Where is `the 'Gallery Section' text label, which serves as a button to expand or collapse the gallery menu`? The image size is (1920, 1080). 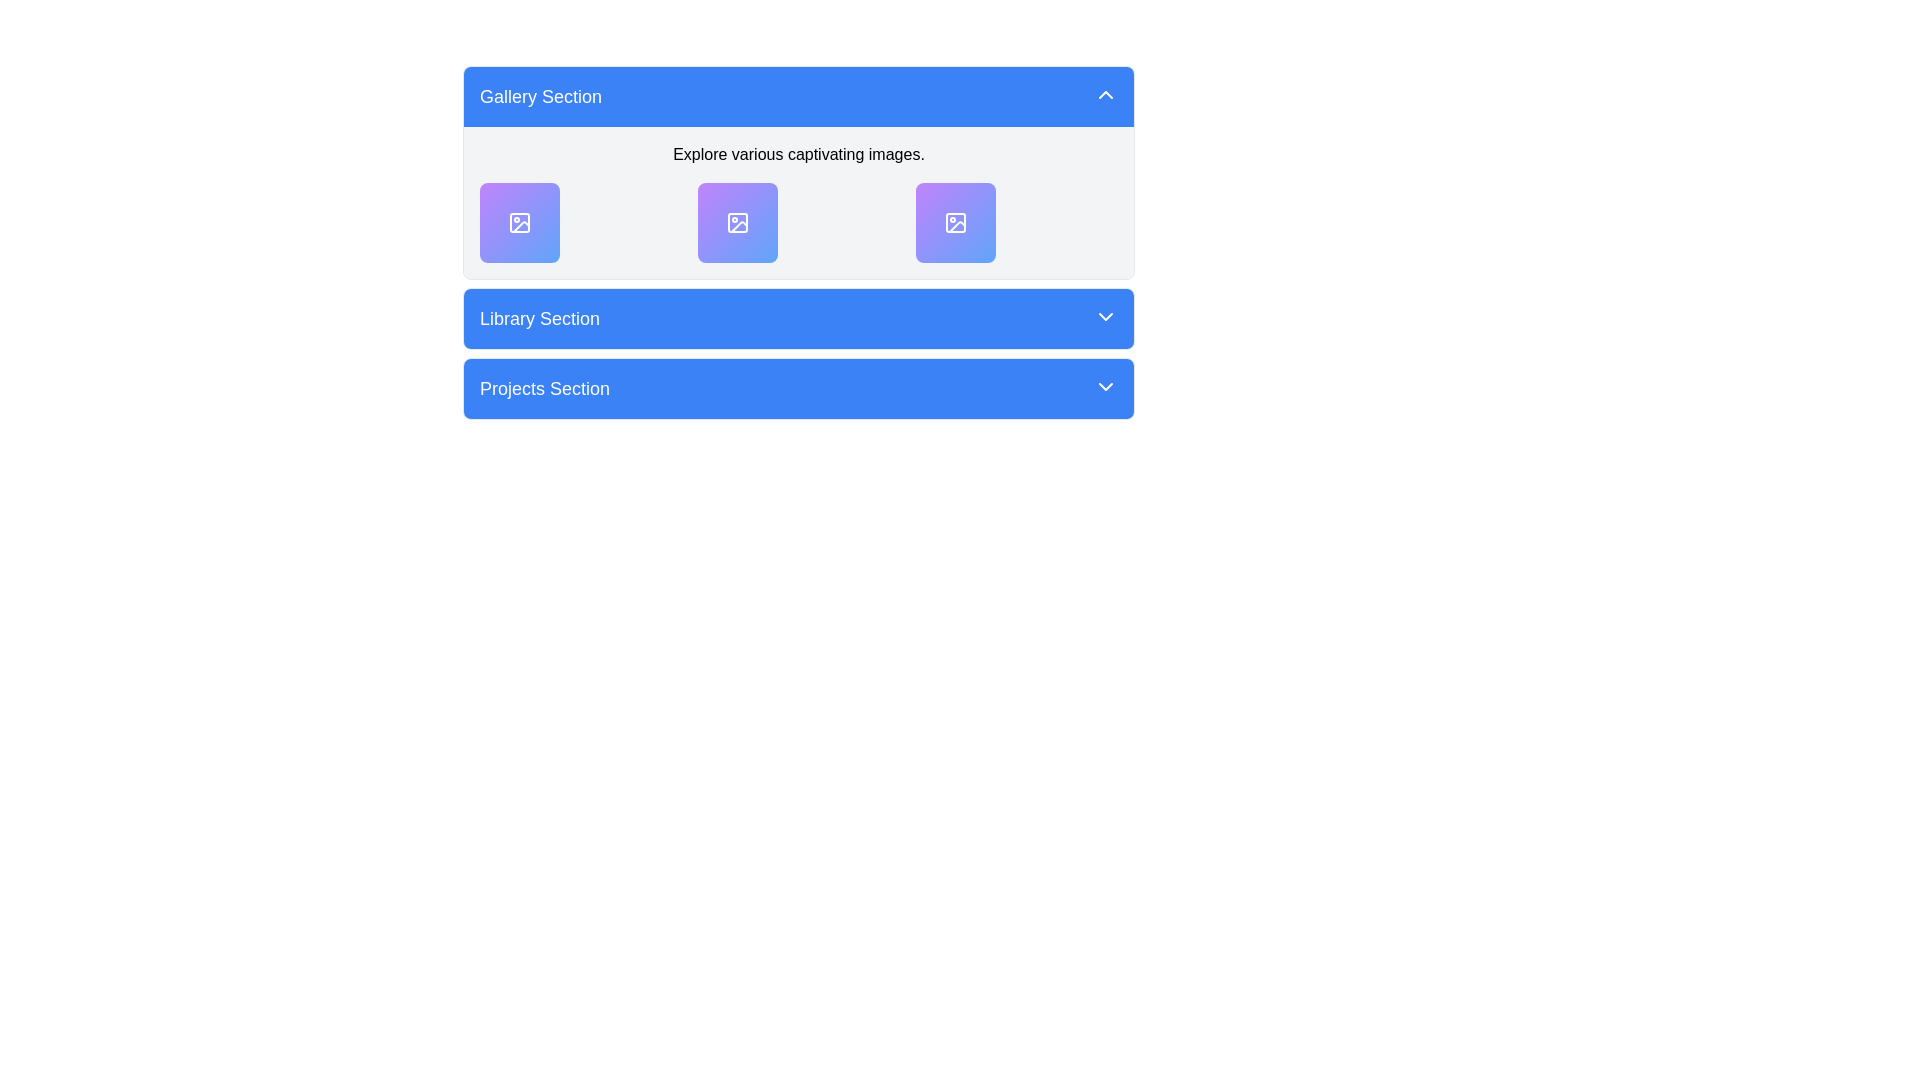 the 'Gallery Section' text label, which serves as a button to expand or collapse the gallery menu is located at coordinates (541, 96).